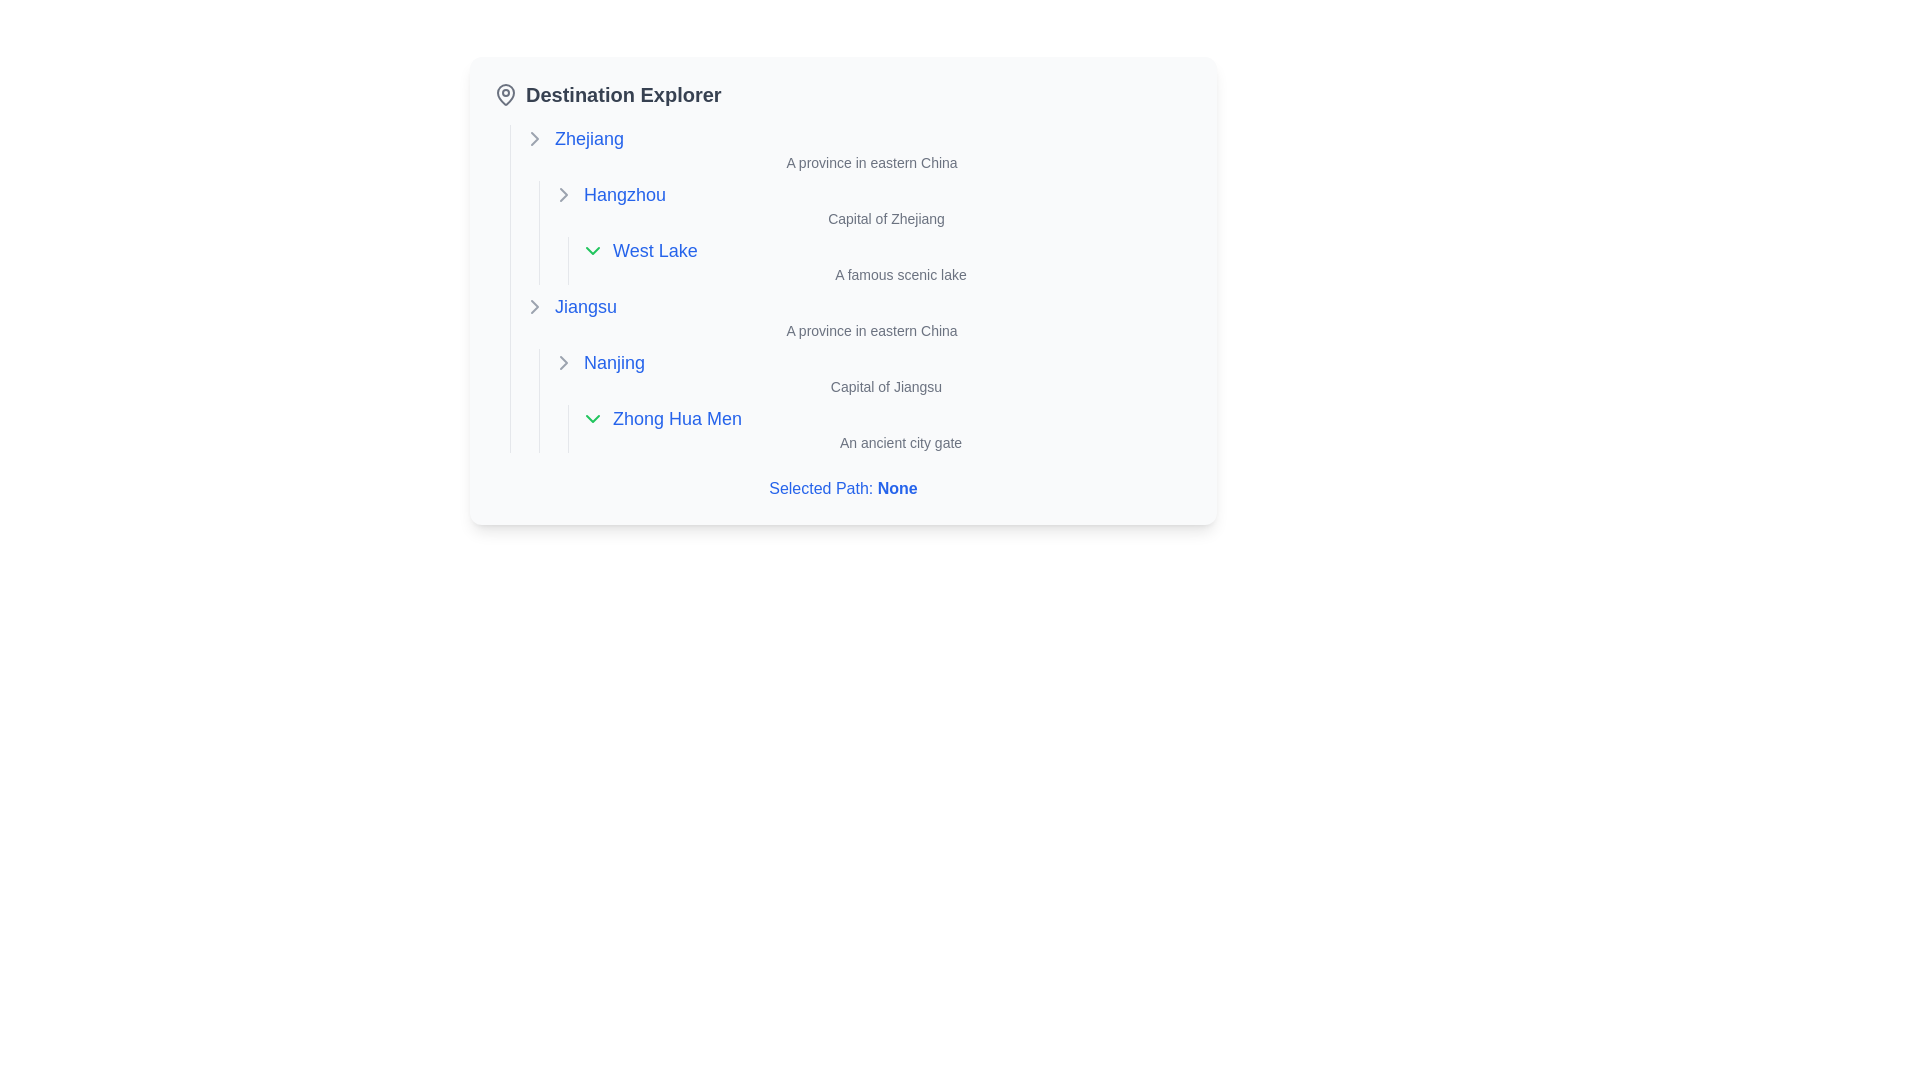  What do you see at coordinates (886, 427) in the screenshot?
I see `the List item with dropdown and descriptive text for 'Nanjing' located under 'West Lake' in the 'Jiangsu' category` at bounding box center [886, 427].